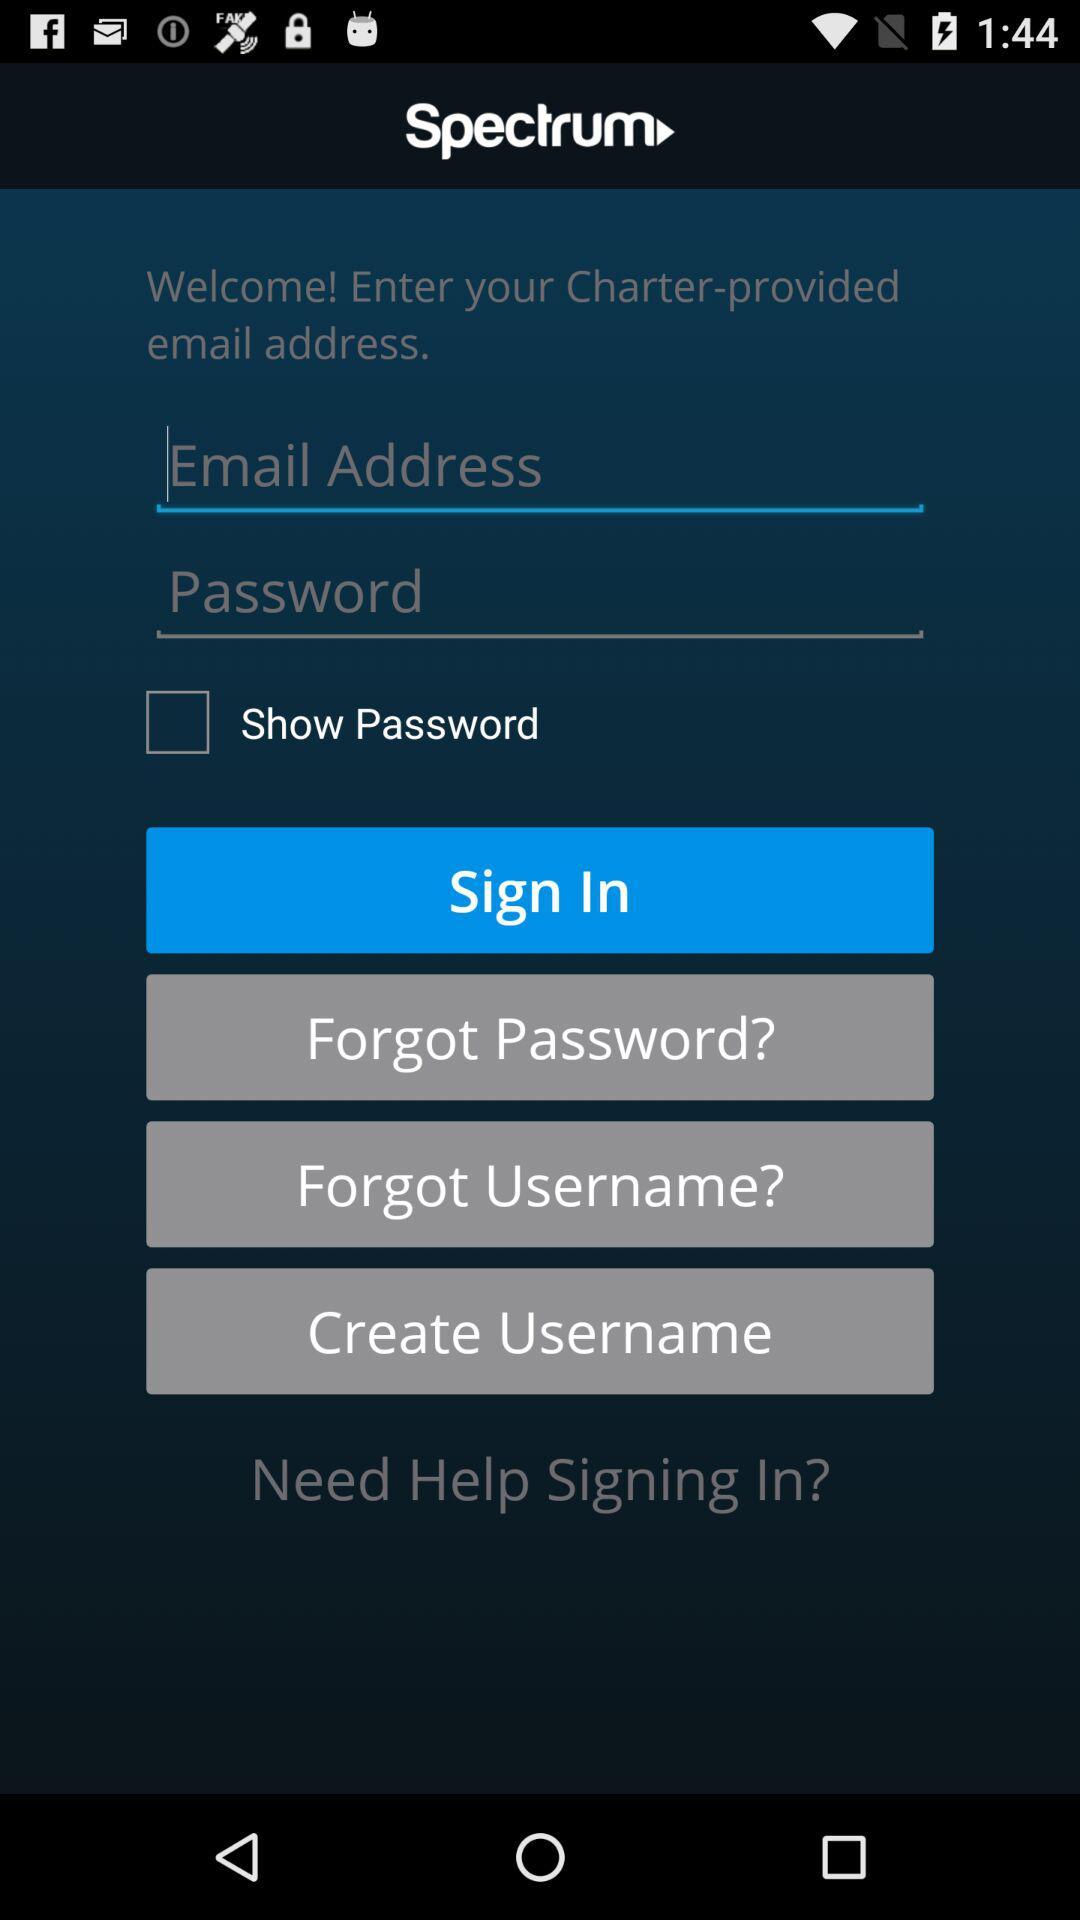 The width and height of the screenshot is (1080, 1920). I want to click on type email address, so click(540, 458).